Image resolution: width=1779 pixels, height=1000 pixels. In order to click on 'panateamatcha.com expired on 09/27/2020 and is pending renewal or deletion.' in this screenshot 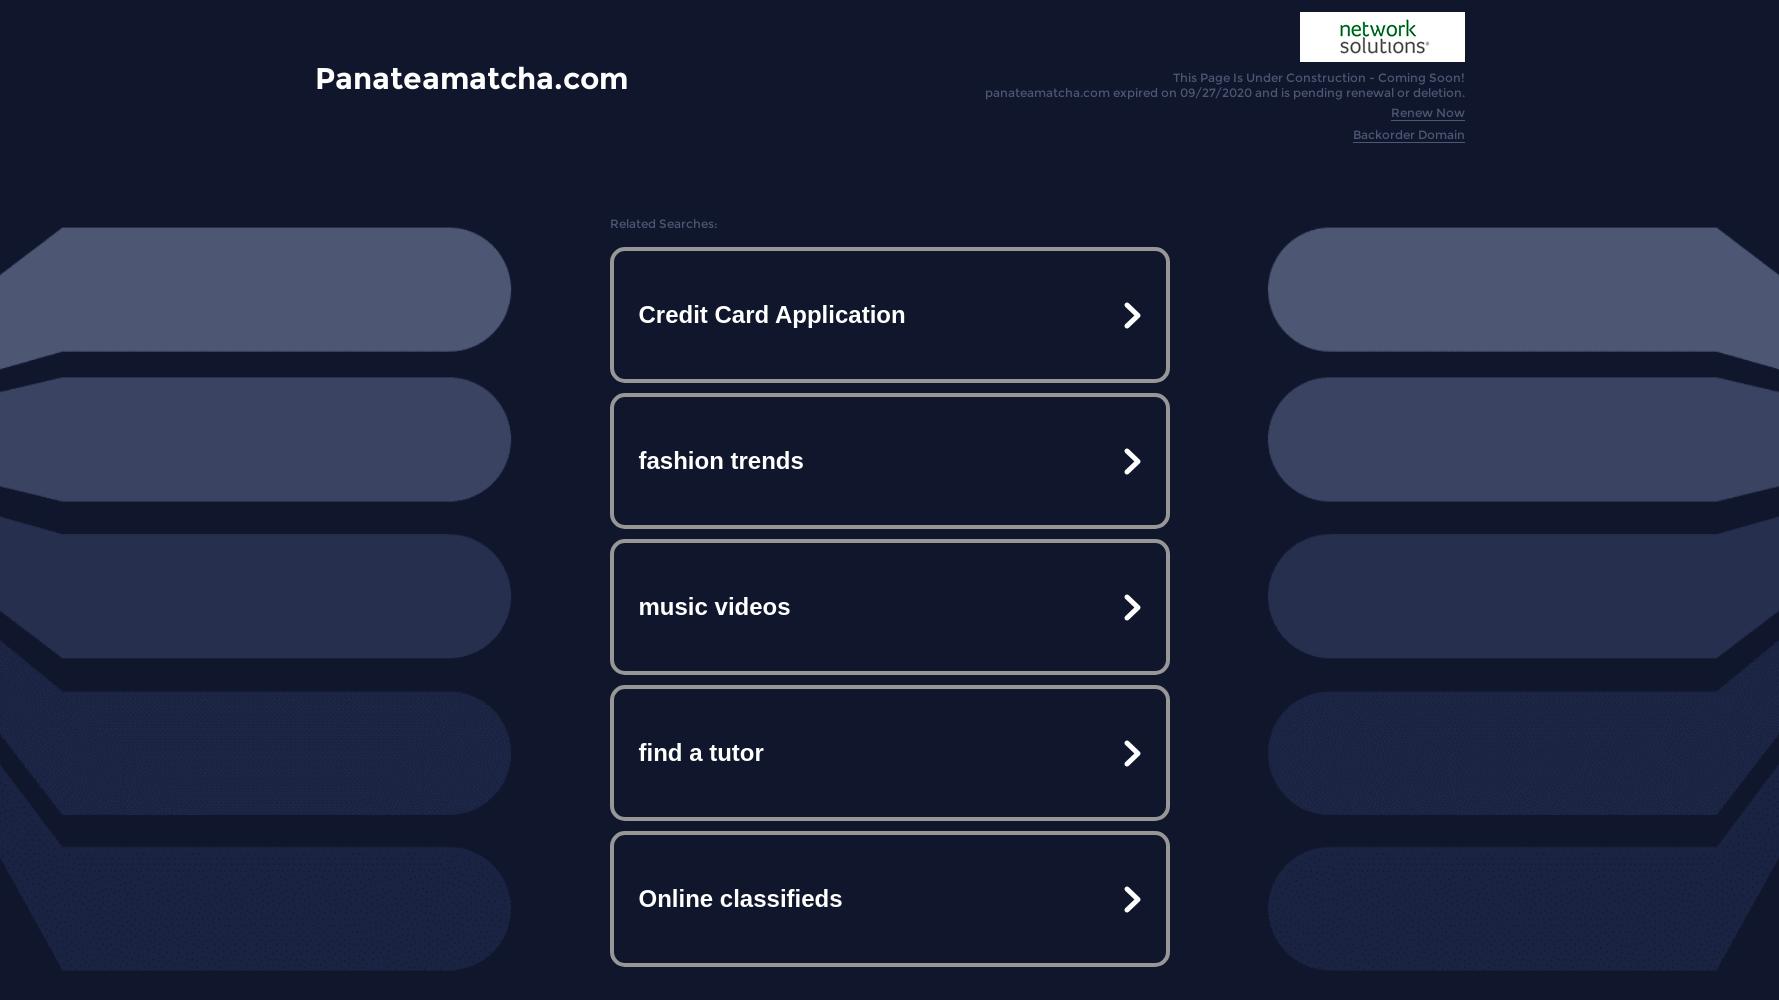, I will do `click(1222, 91)`.